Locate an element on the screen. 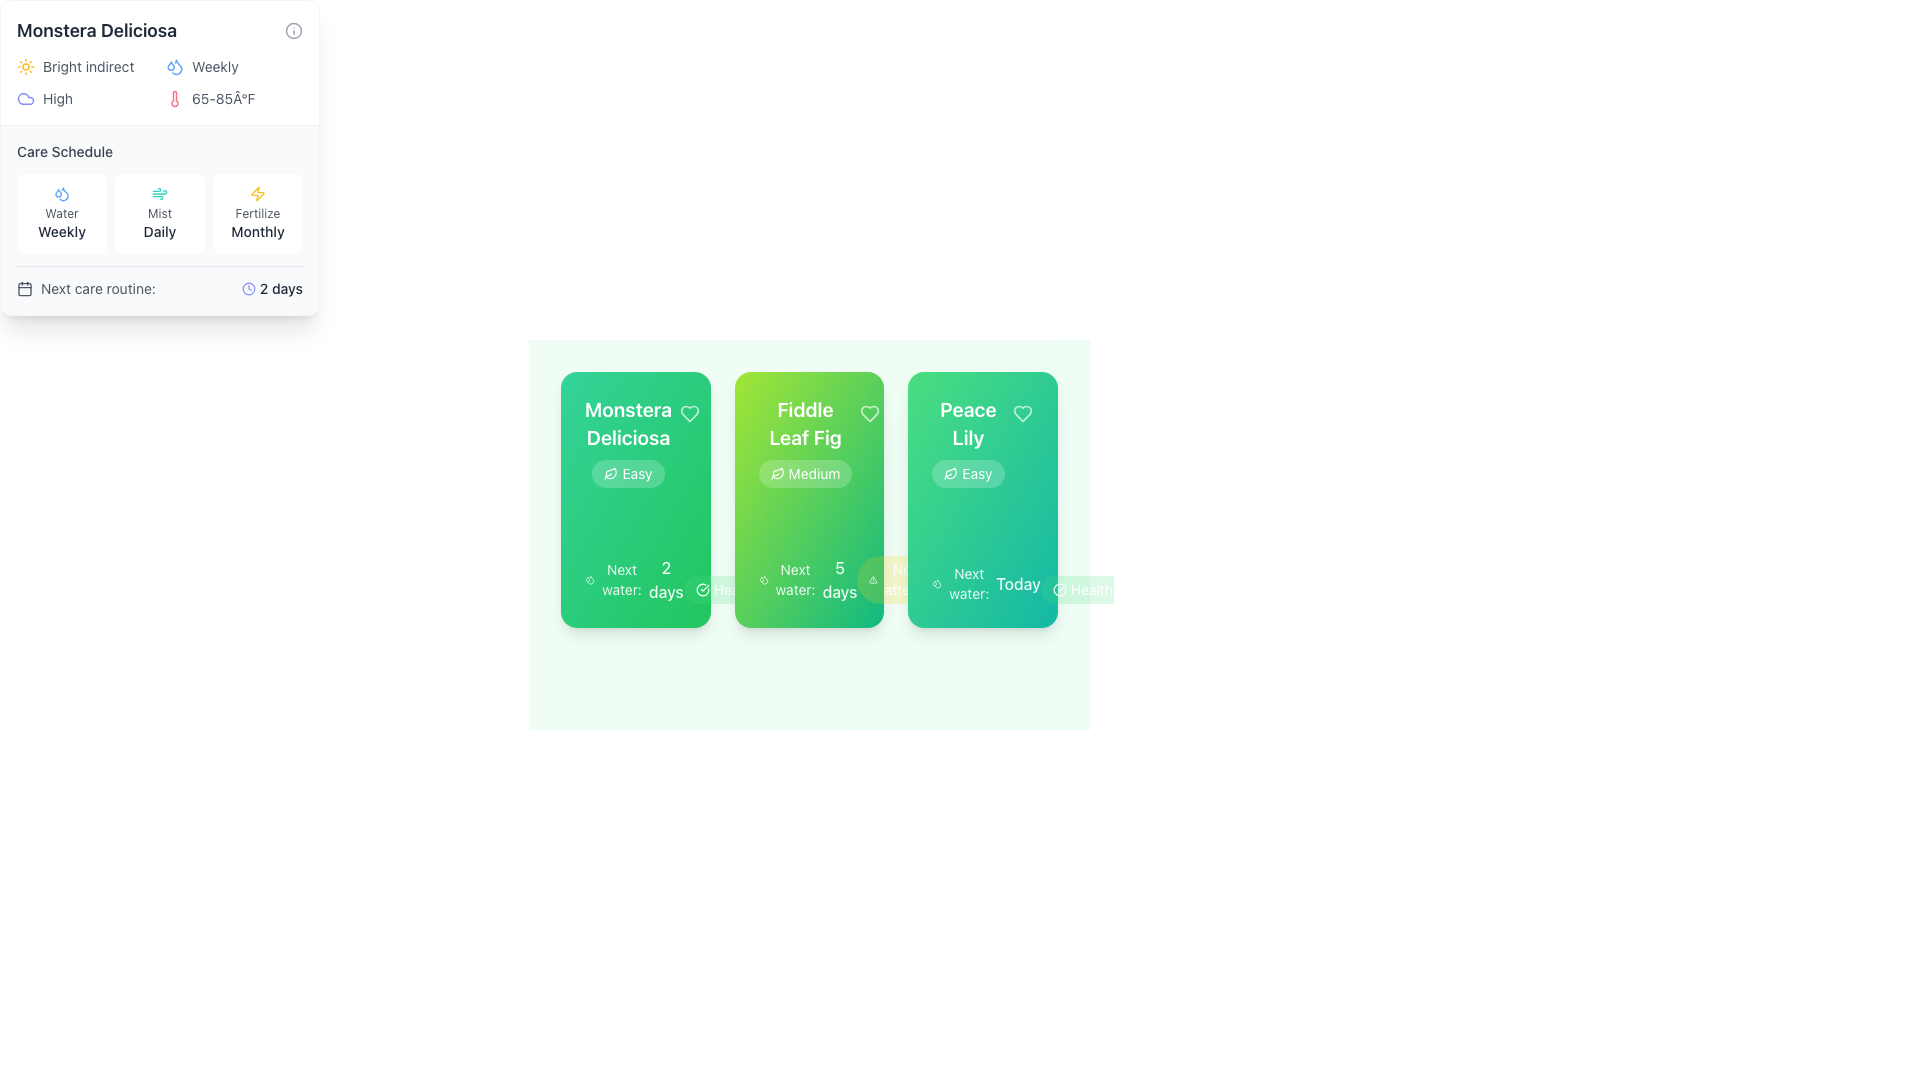 This screenshot has width=1920, height=1080. text from the Text Label displaying 'Fiddle Leaf Fig' prominently in bold white font and 'Medium' in smaller text below it, located in the upper section of the central green card is located at coordinates (809, 441).